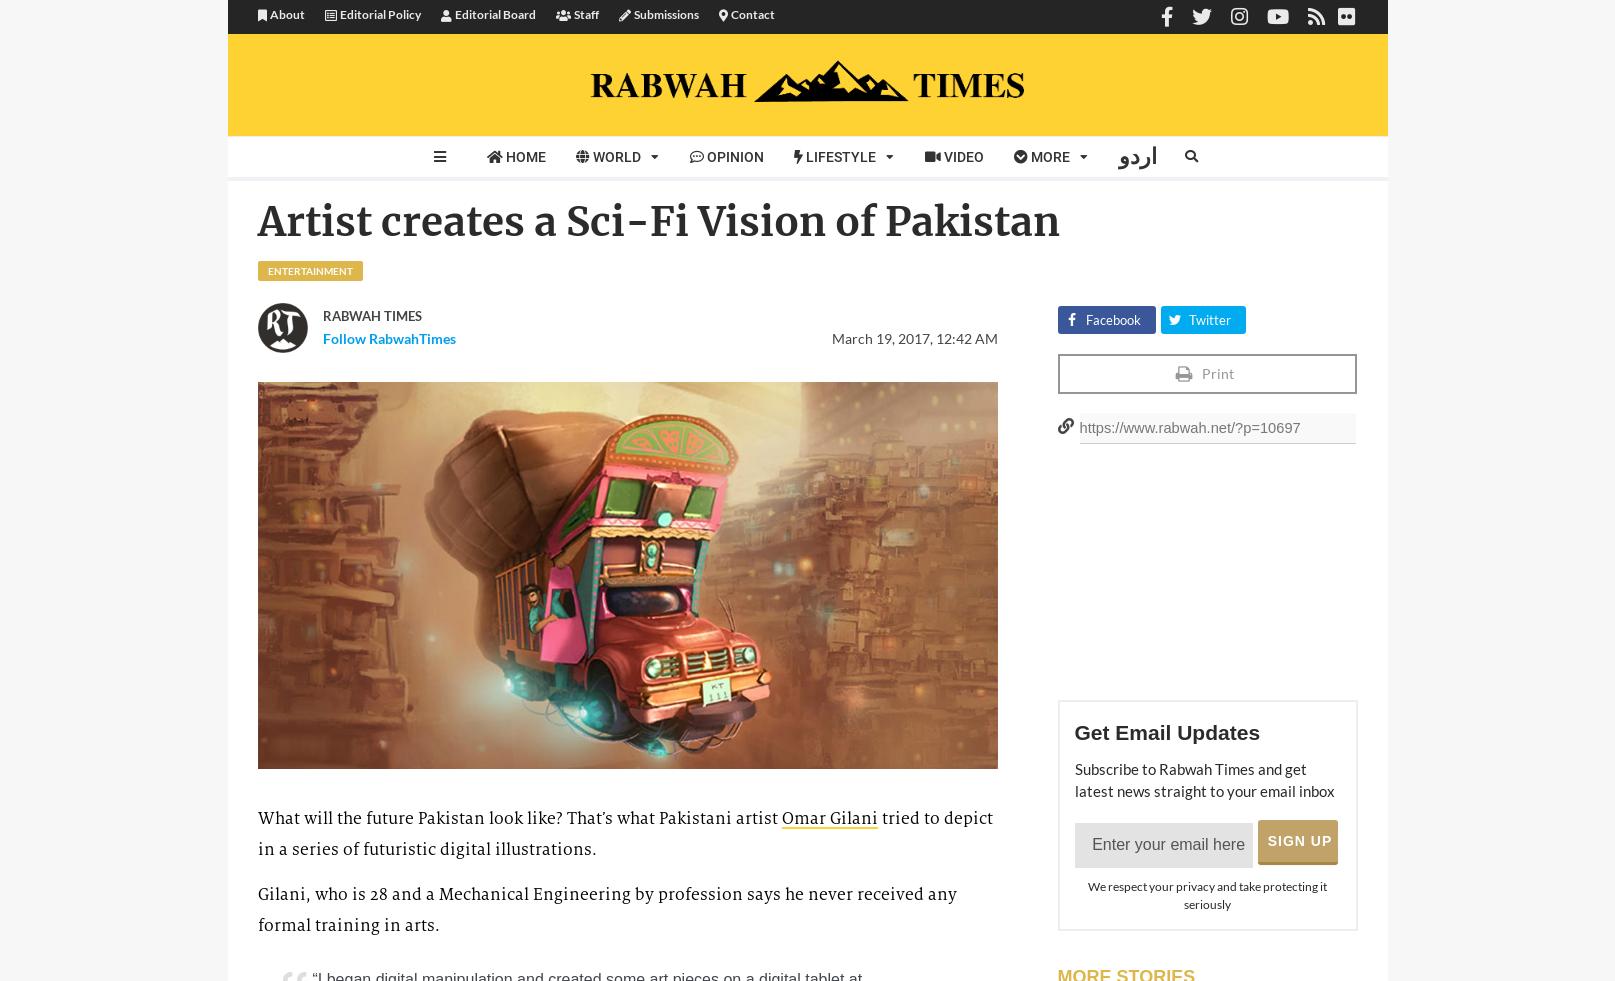 The height and width of the screenshot is (981, 1615). What do you see at coordinates (1200, 372) in the screenshot?
I see `'Print'` at bounding box center [1200, 372].